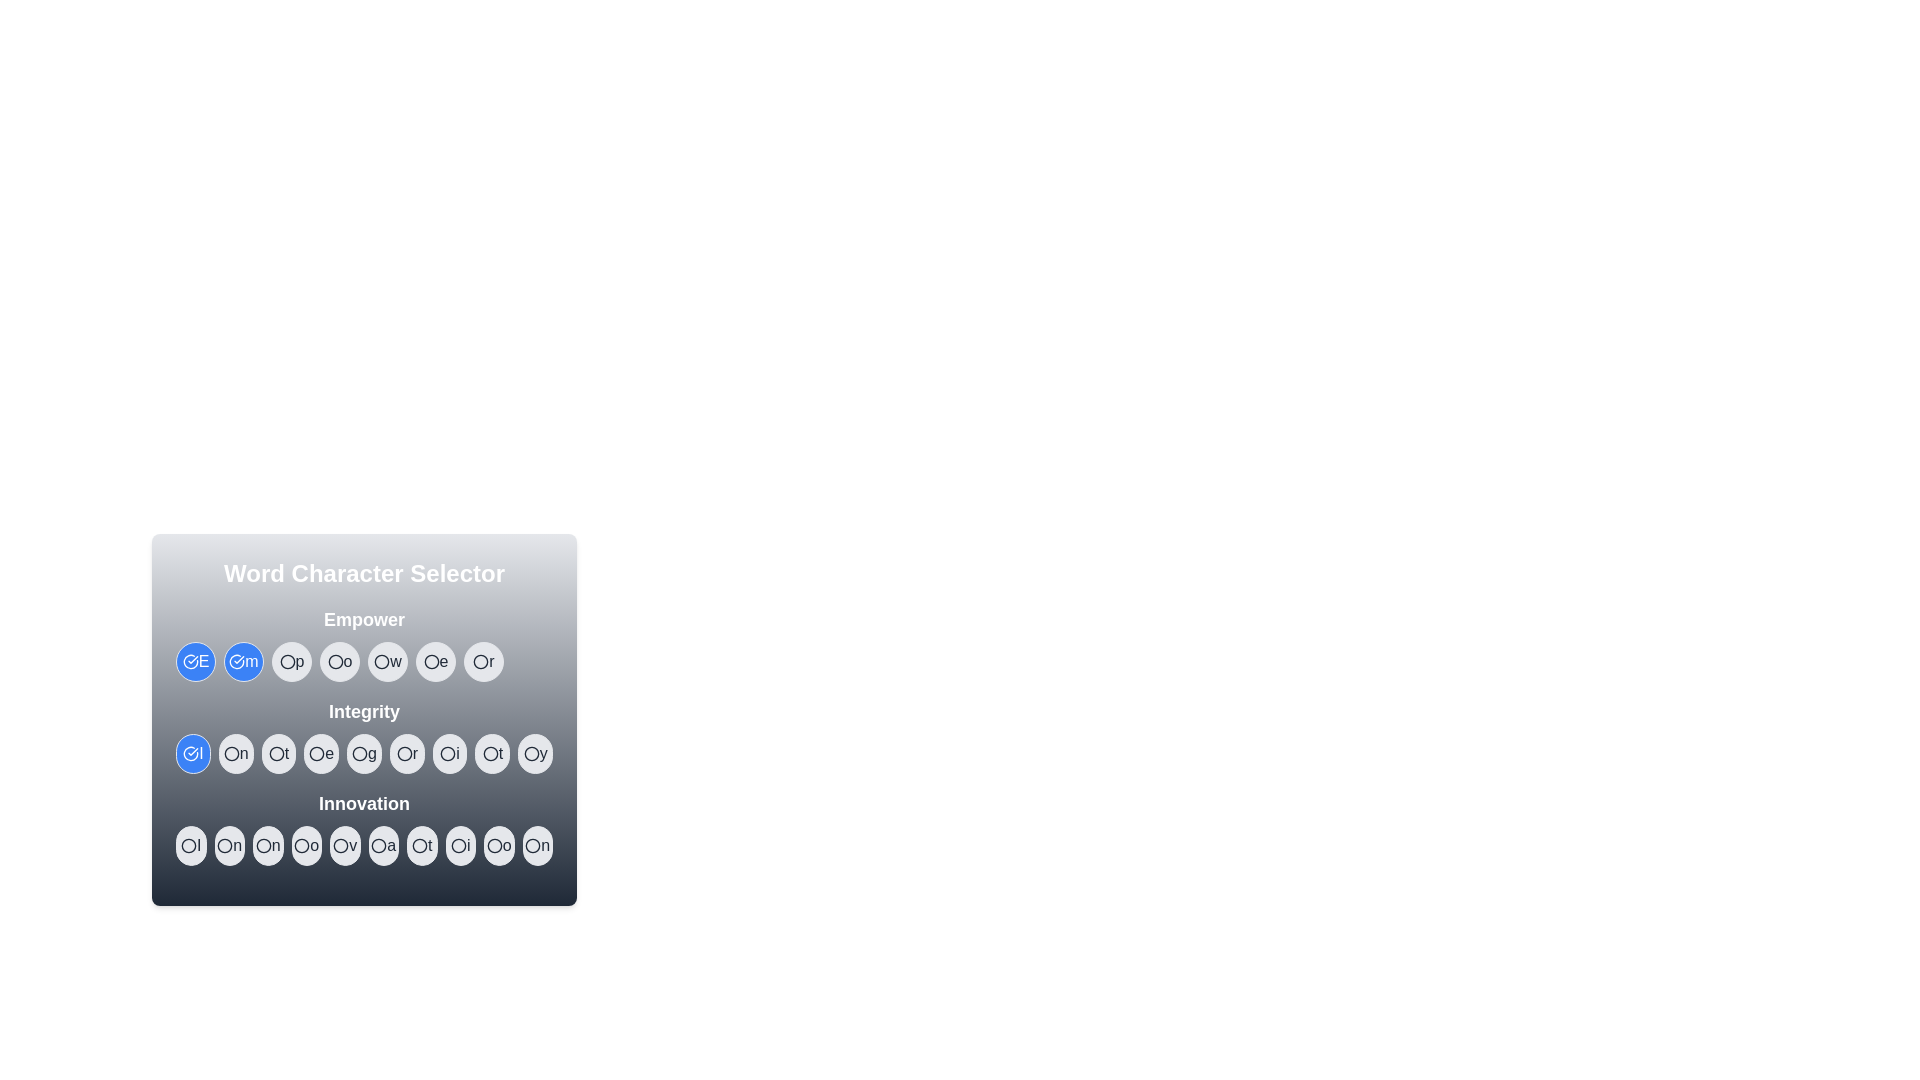 This screenshot has width=1920, height=1080. Describe the element at coordinates (191, 845) in the screenshot. I see `the character I in the word Innovation` at that location.